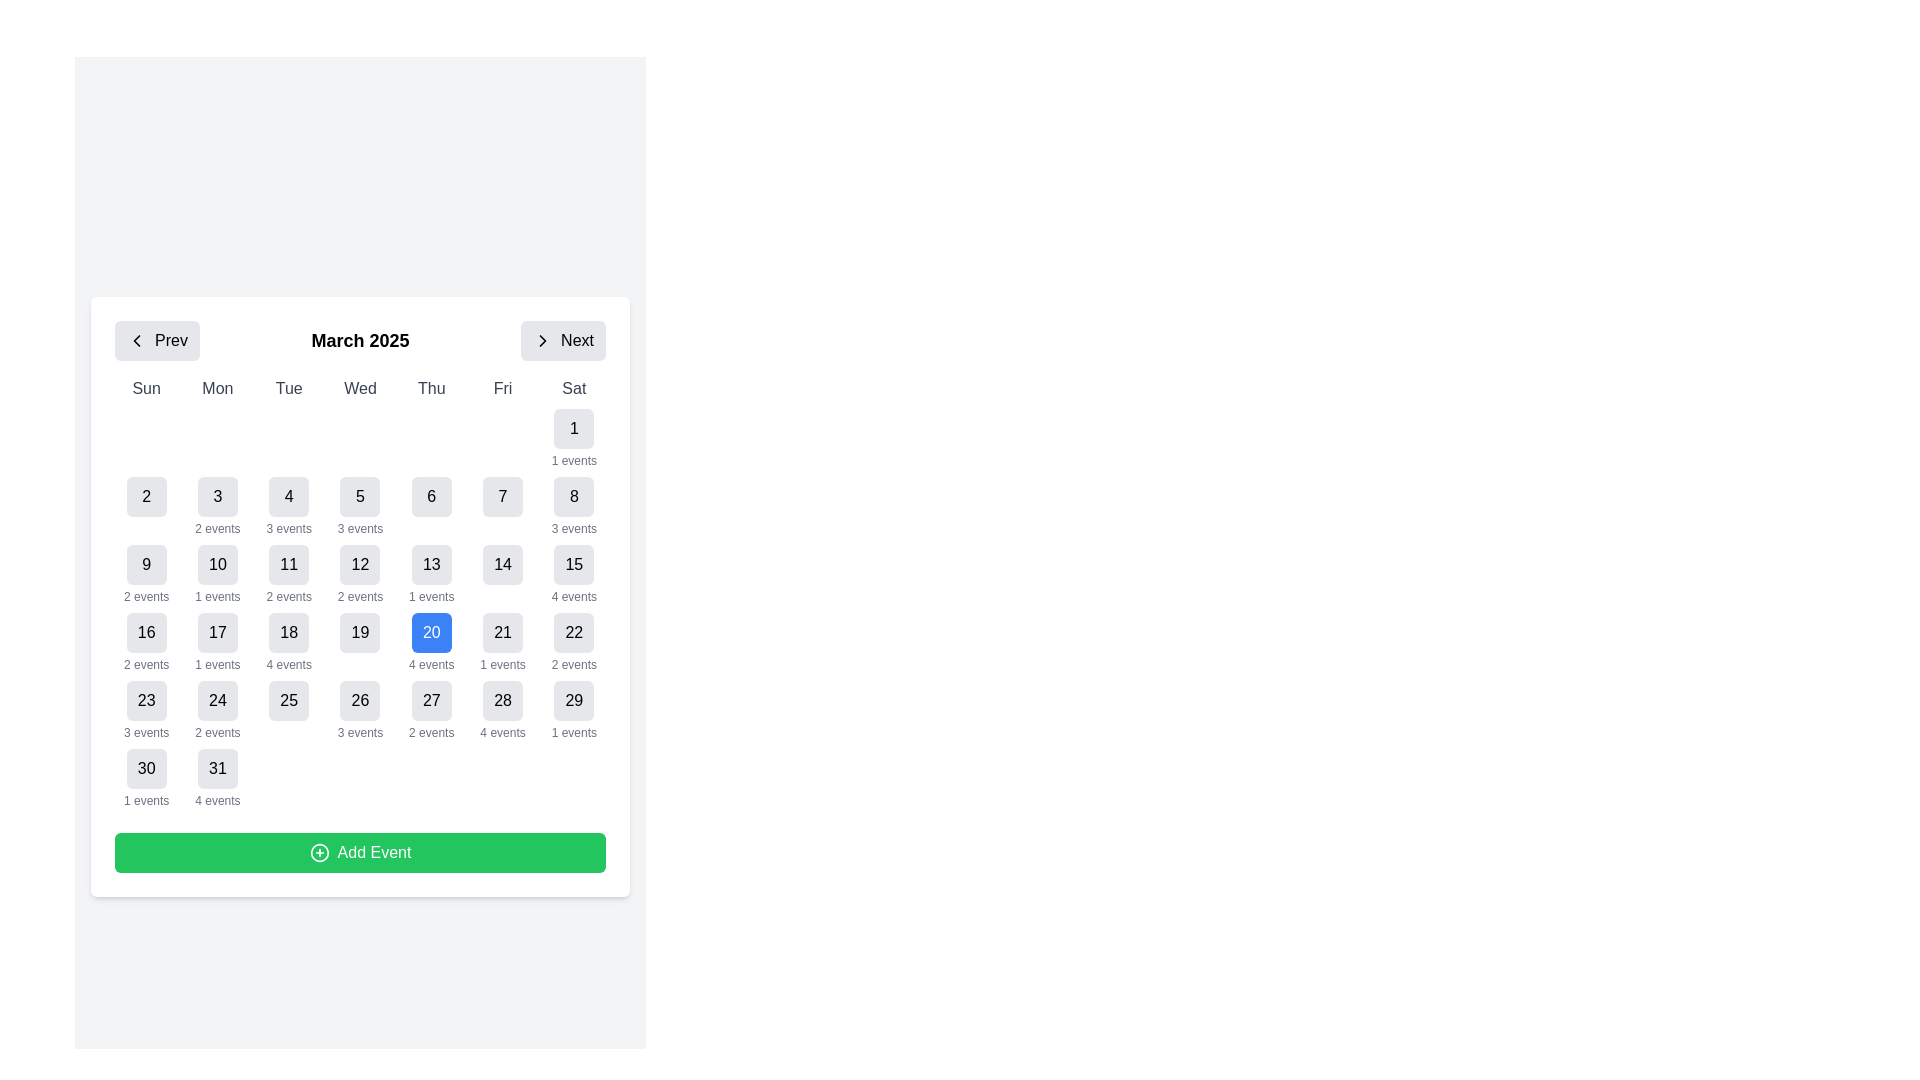 The height and width of the screenshot is (1080, 1920). What do you see at coordinates (503, 438) in the screenshot?
I see `the empty calendar cell located in the second row and sixth column of the calendar grid, under the 'Fri' column` at bounding box center [503, 438].